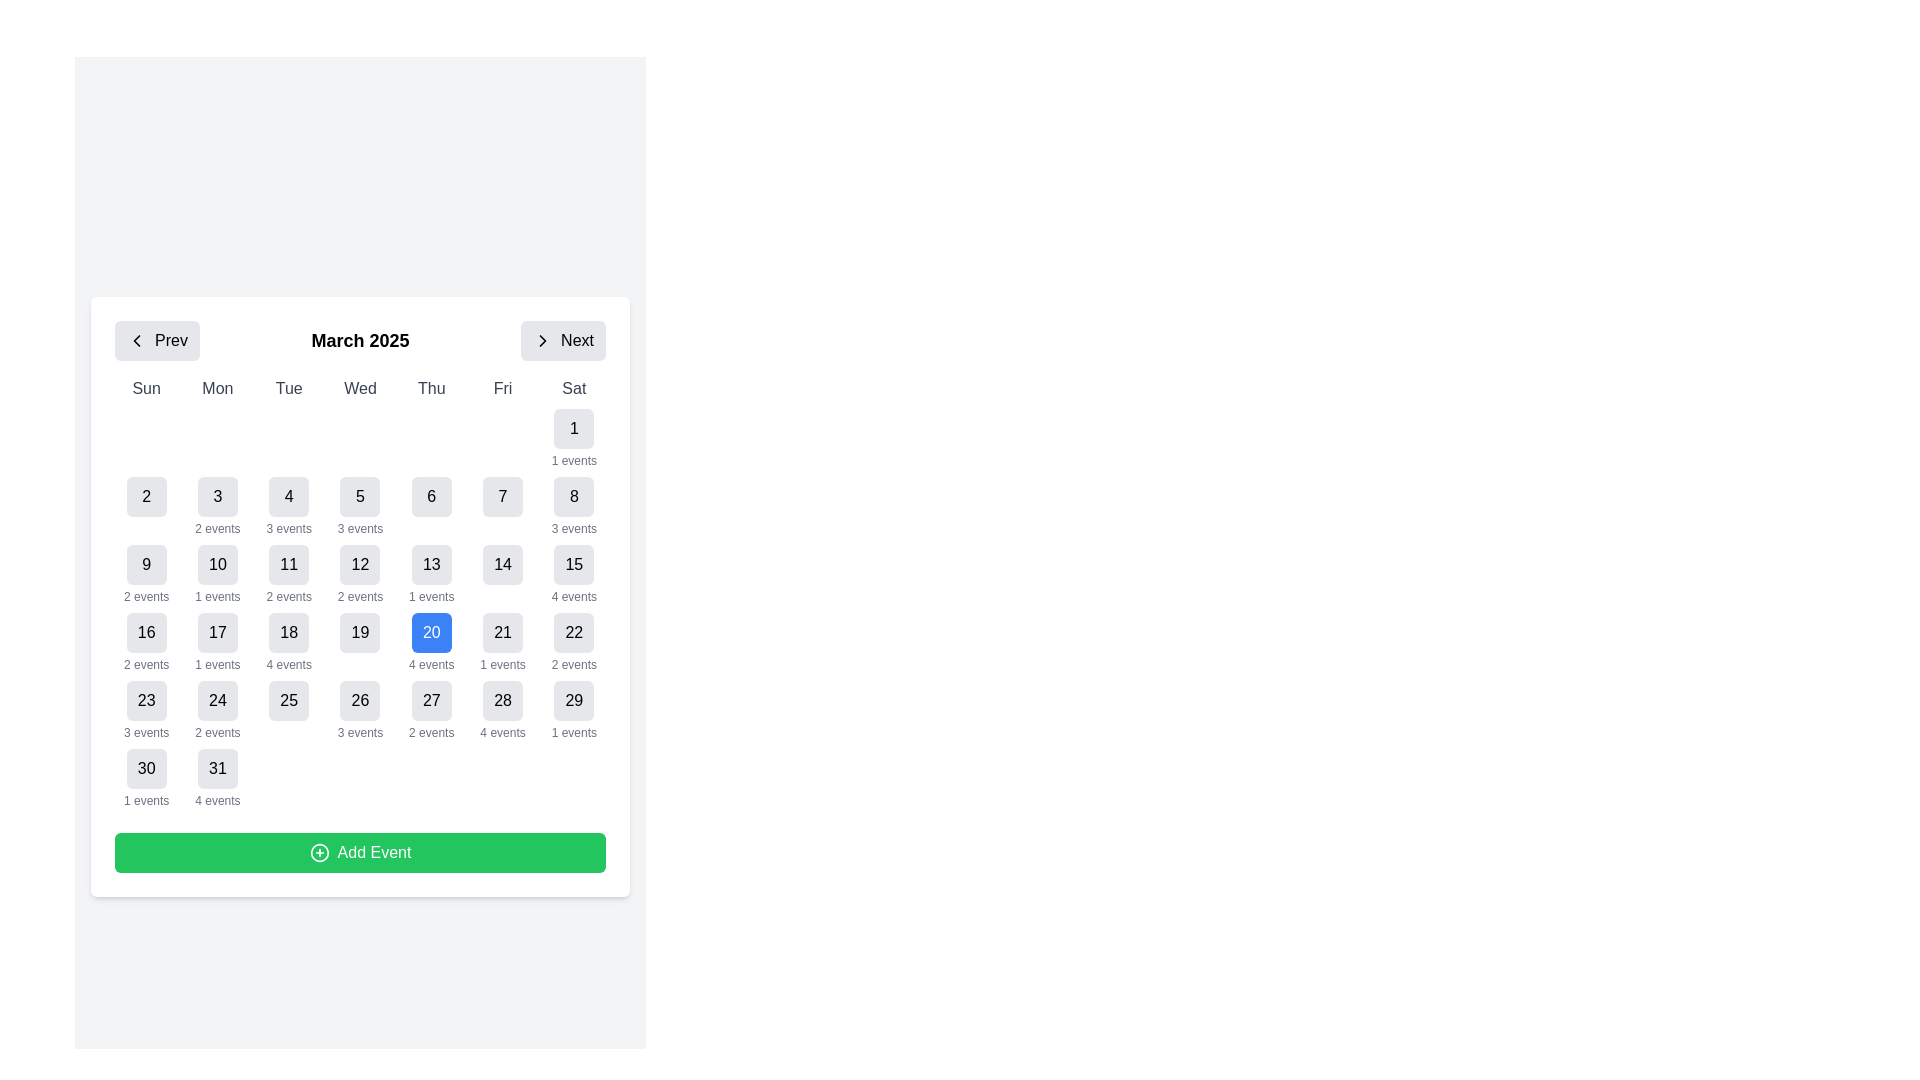 The height and width of the screenshot is (1080, 1920). What do you see at coordinates (503, 438) in the screenshot?
I see `the empty calendar cell located in the second row and sixth column of the calendar grid, under the 'Fri' column` at bounding box center [503, 438].